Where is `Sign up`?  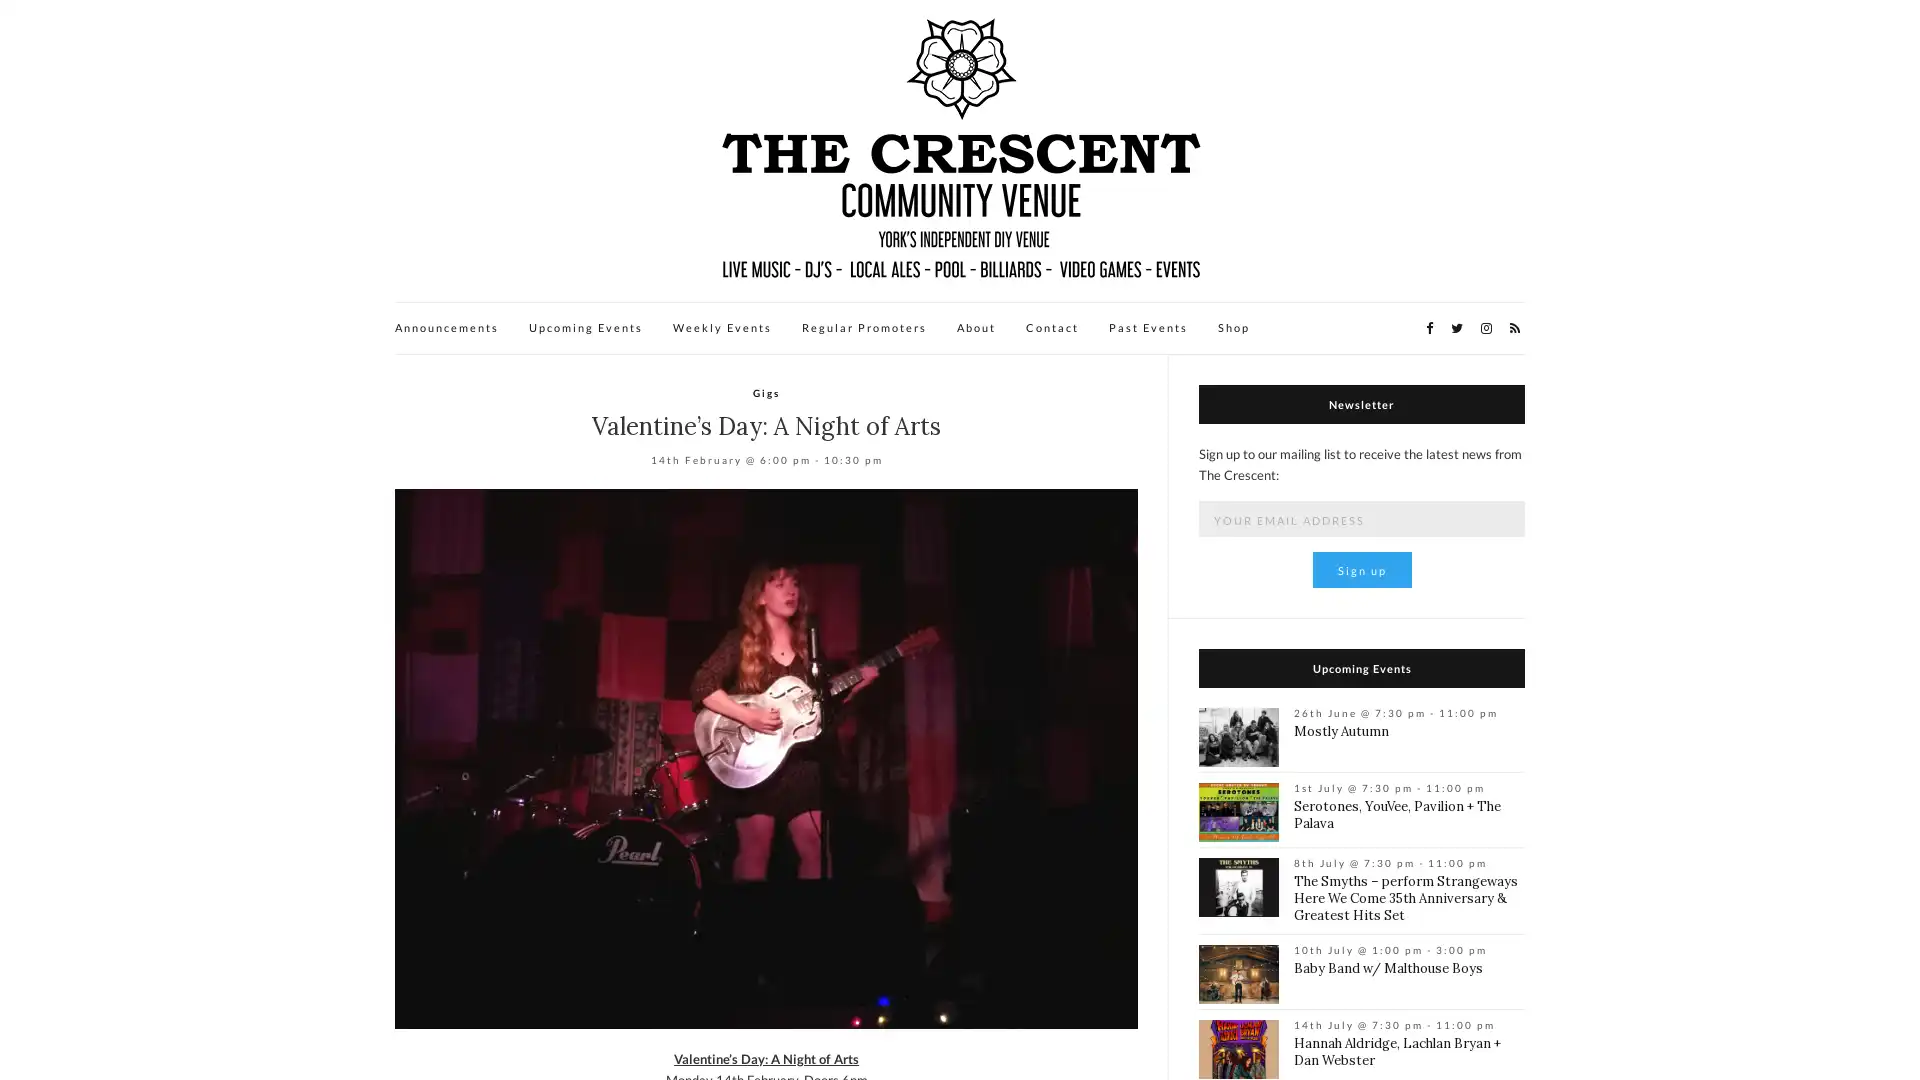
Sign up is located at coordinates (1360, 570).